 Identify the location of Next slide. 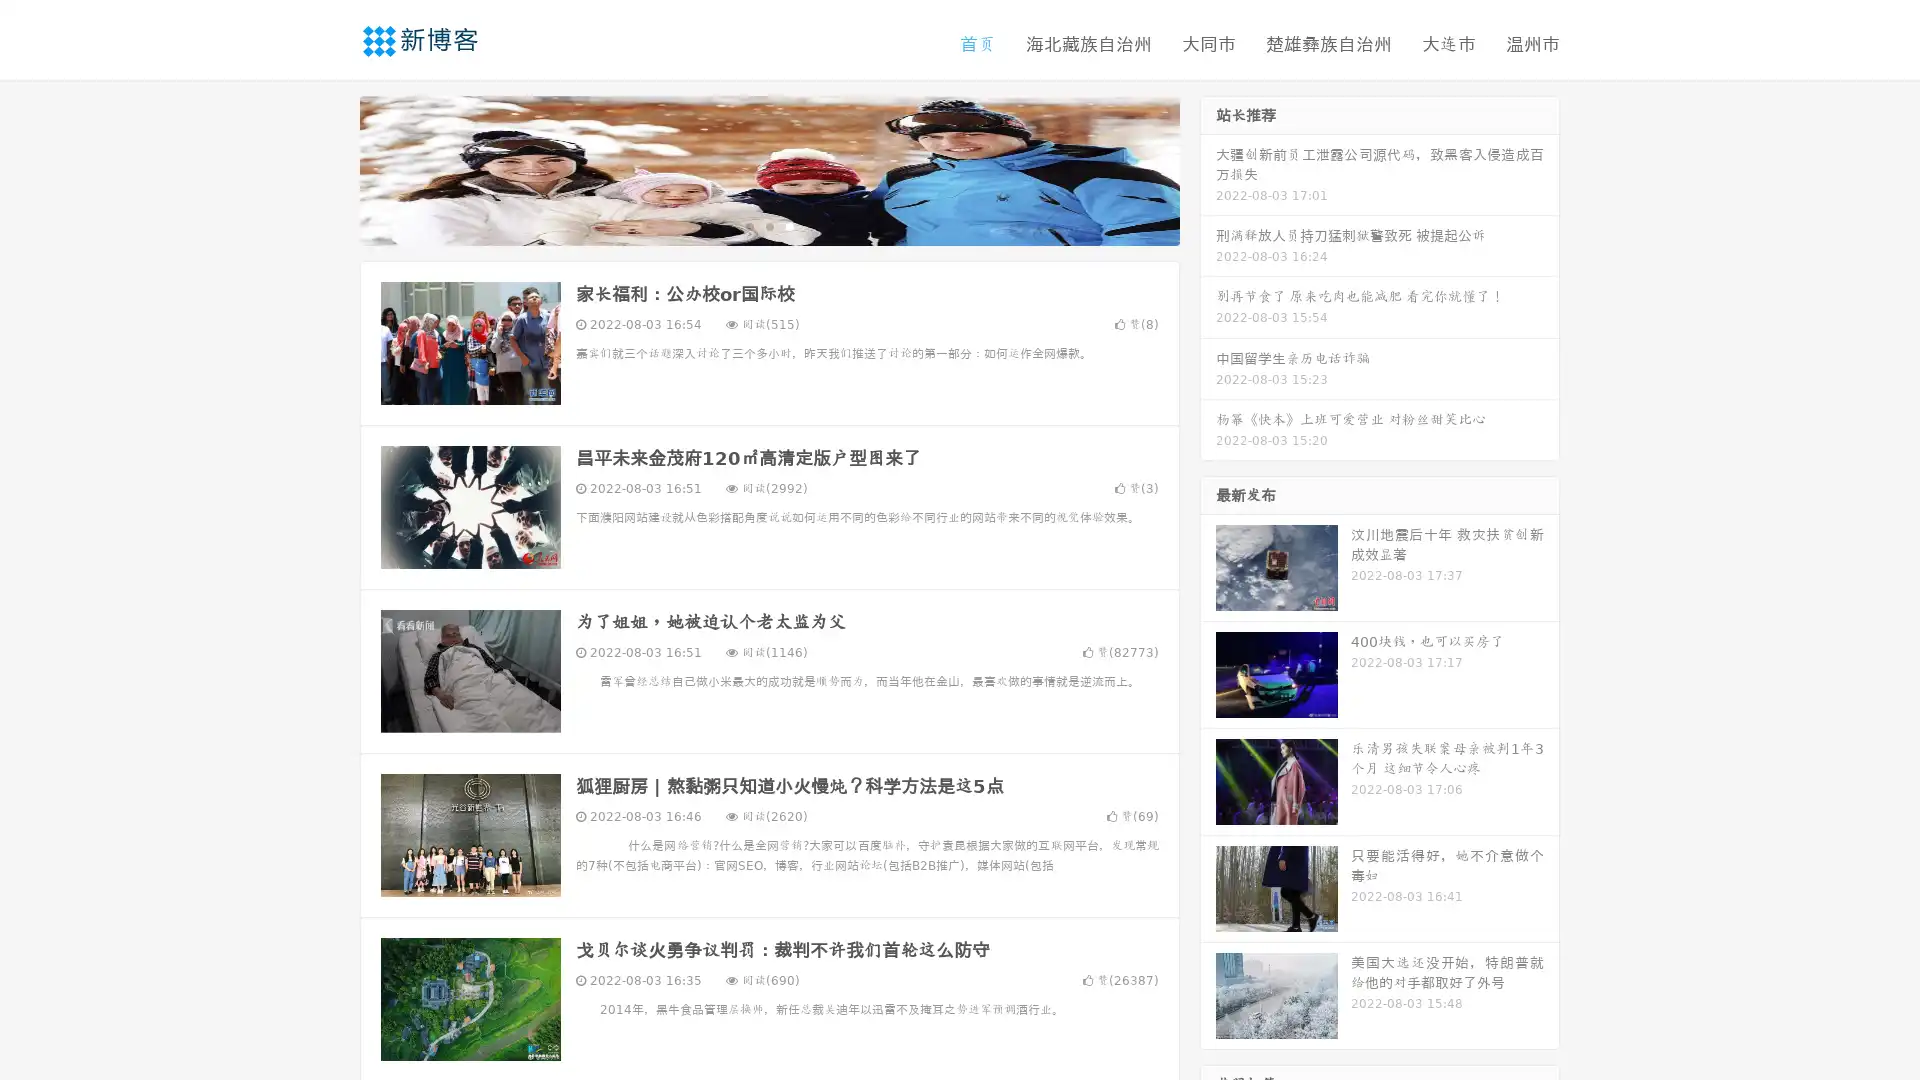
(1208, 168).